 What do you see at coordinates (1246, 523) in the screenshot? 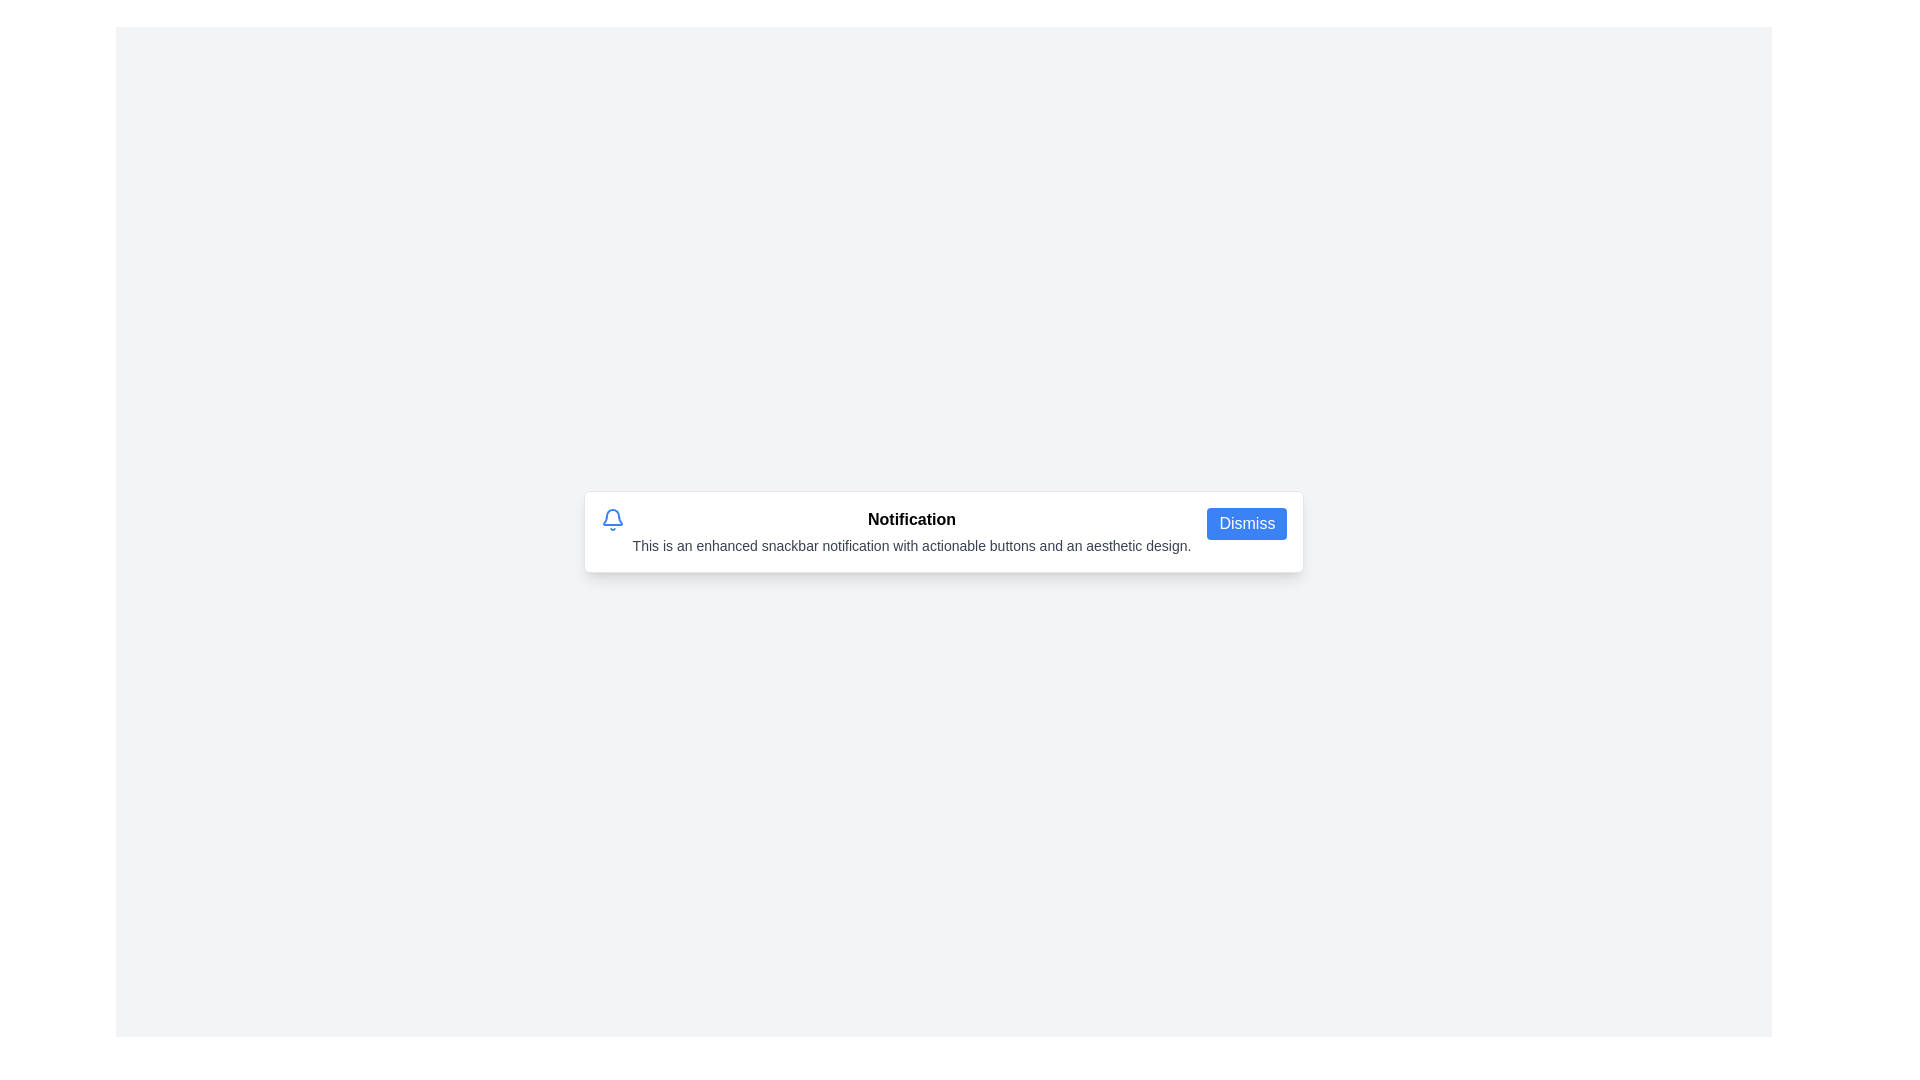
I see `'Dismiss' button to close the snackbar` at bounding box center [1246, 523].